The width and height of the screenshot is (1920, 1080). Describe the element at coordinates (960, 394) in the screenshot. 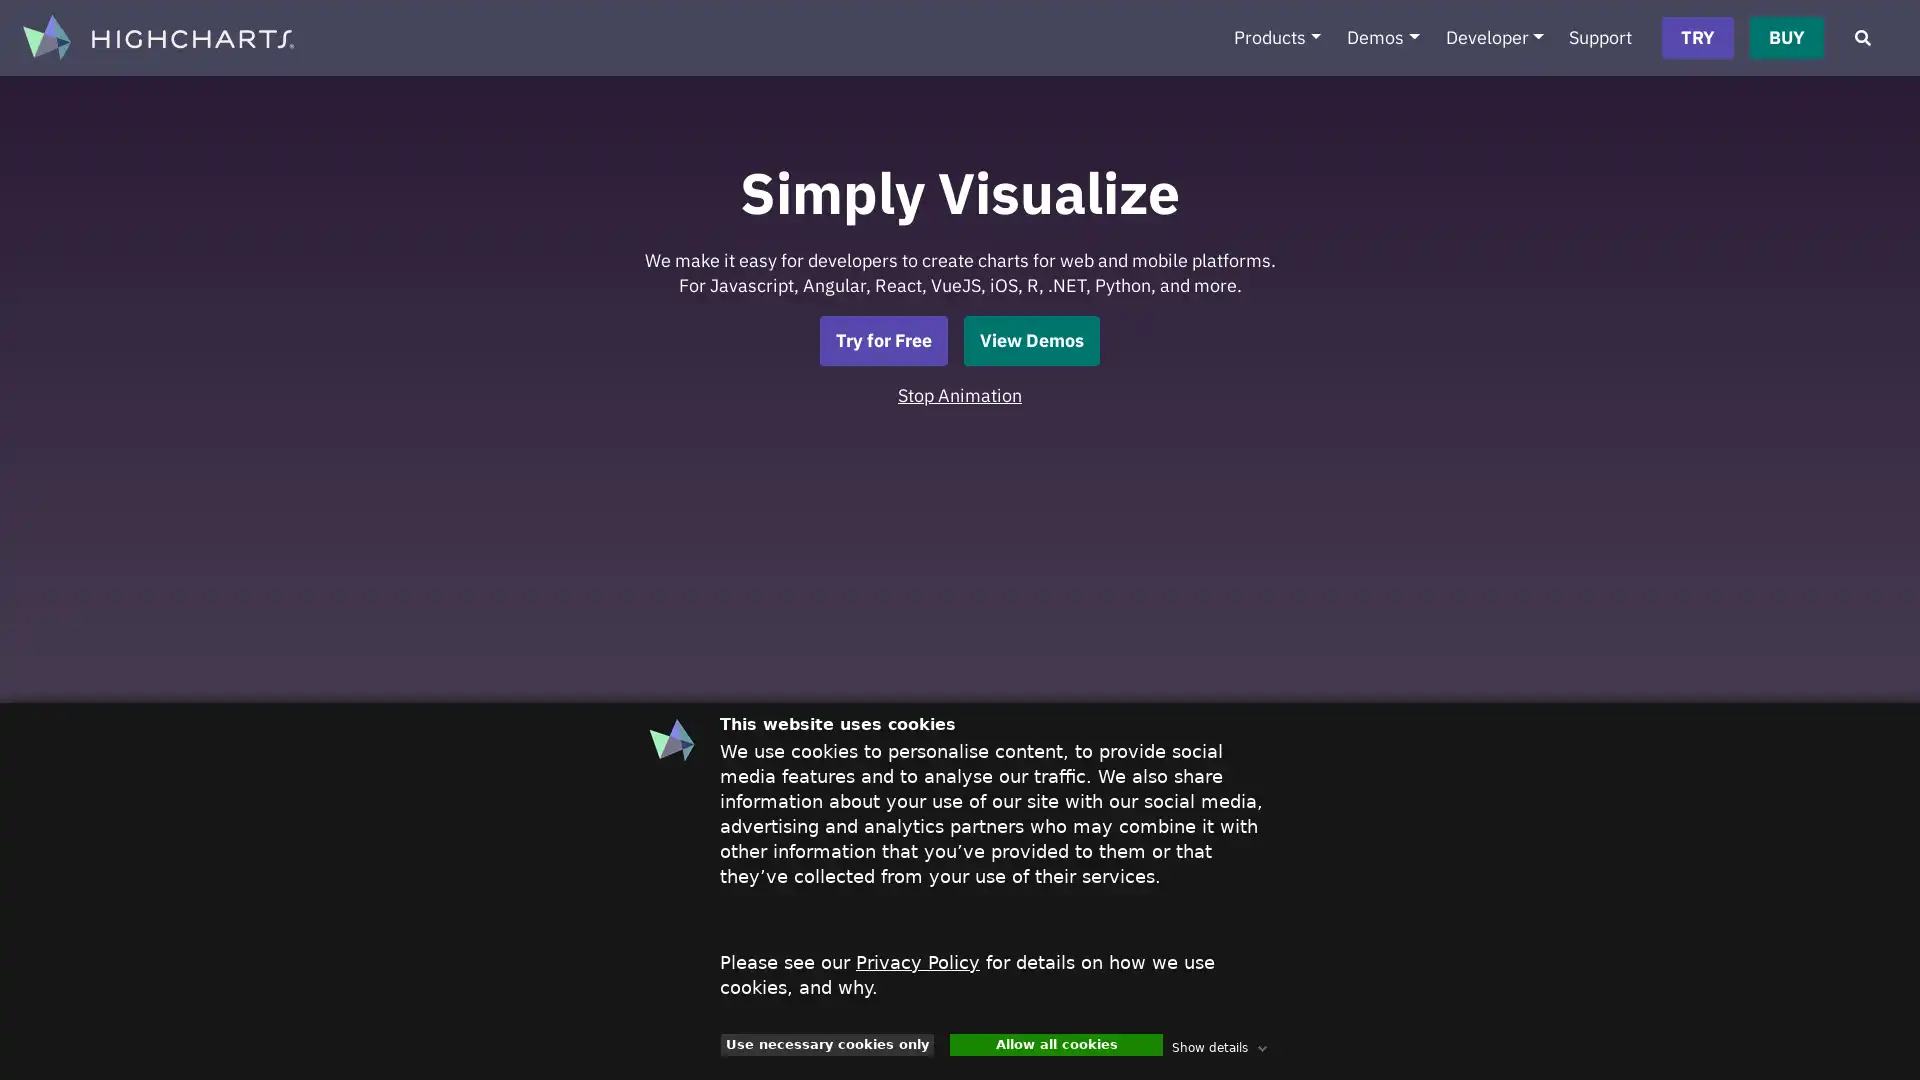

I see `Stop Animation` at that location.